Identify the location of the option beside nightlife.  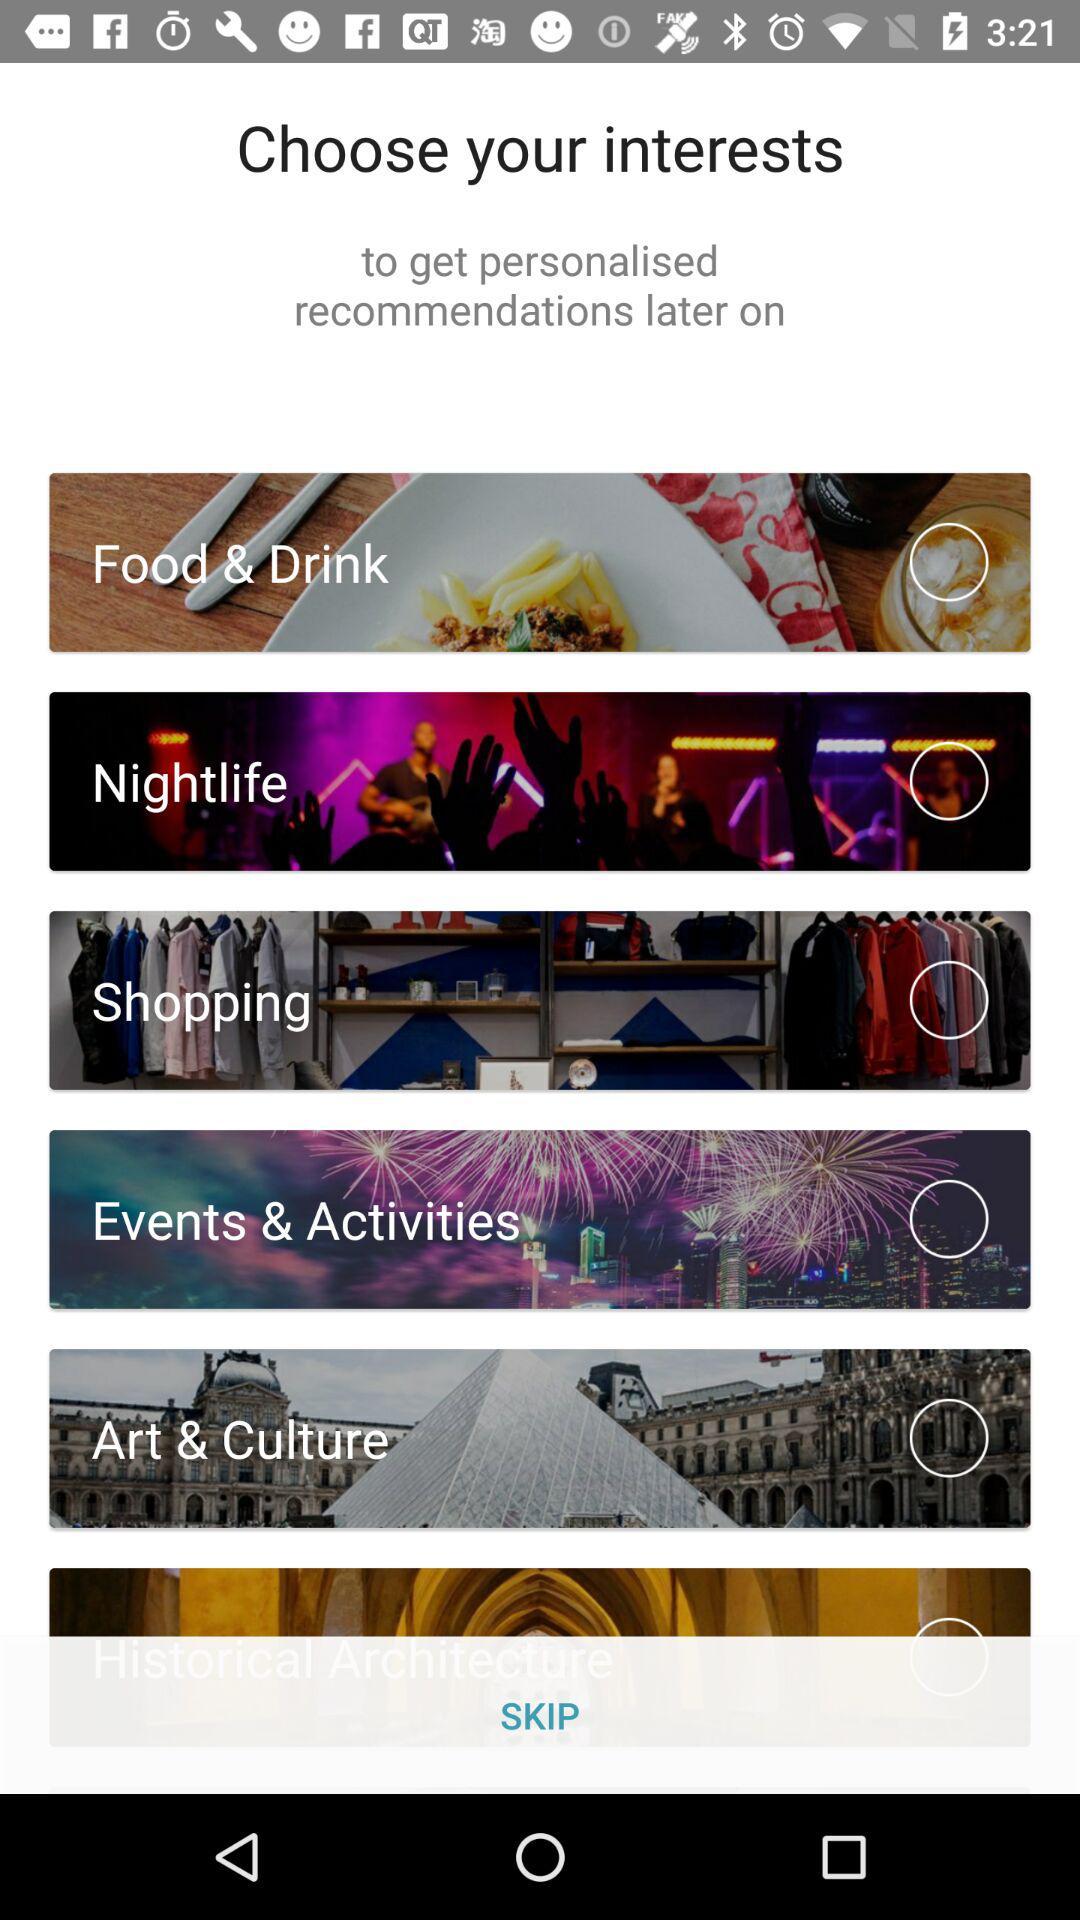
(948, 780).